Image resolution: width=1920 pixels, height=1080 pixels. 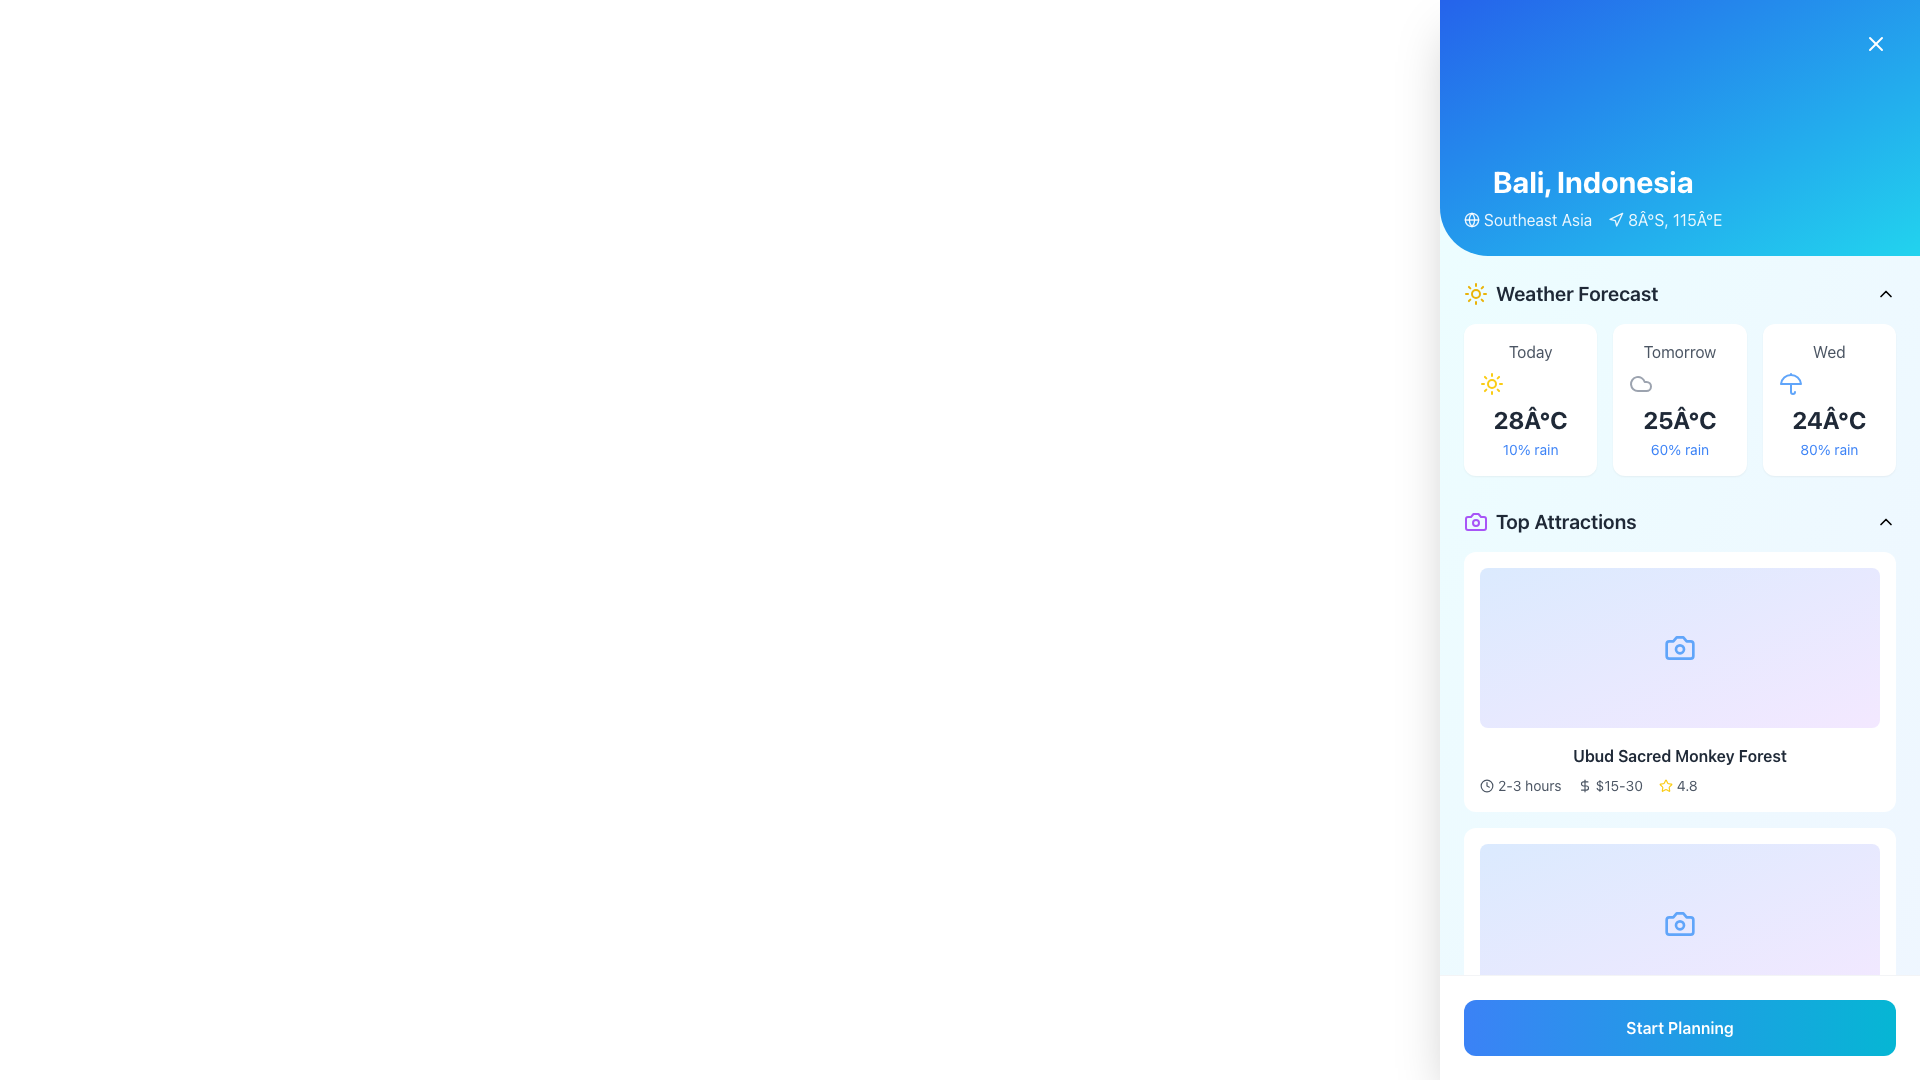 I want to click on the star icon used for ratings located in the mid-section of the right panel, adjacent to the description of 'Ubud Sacred Monkey Forest.', so click(x=1665, y=784).